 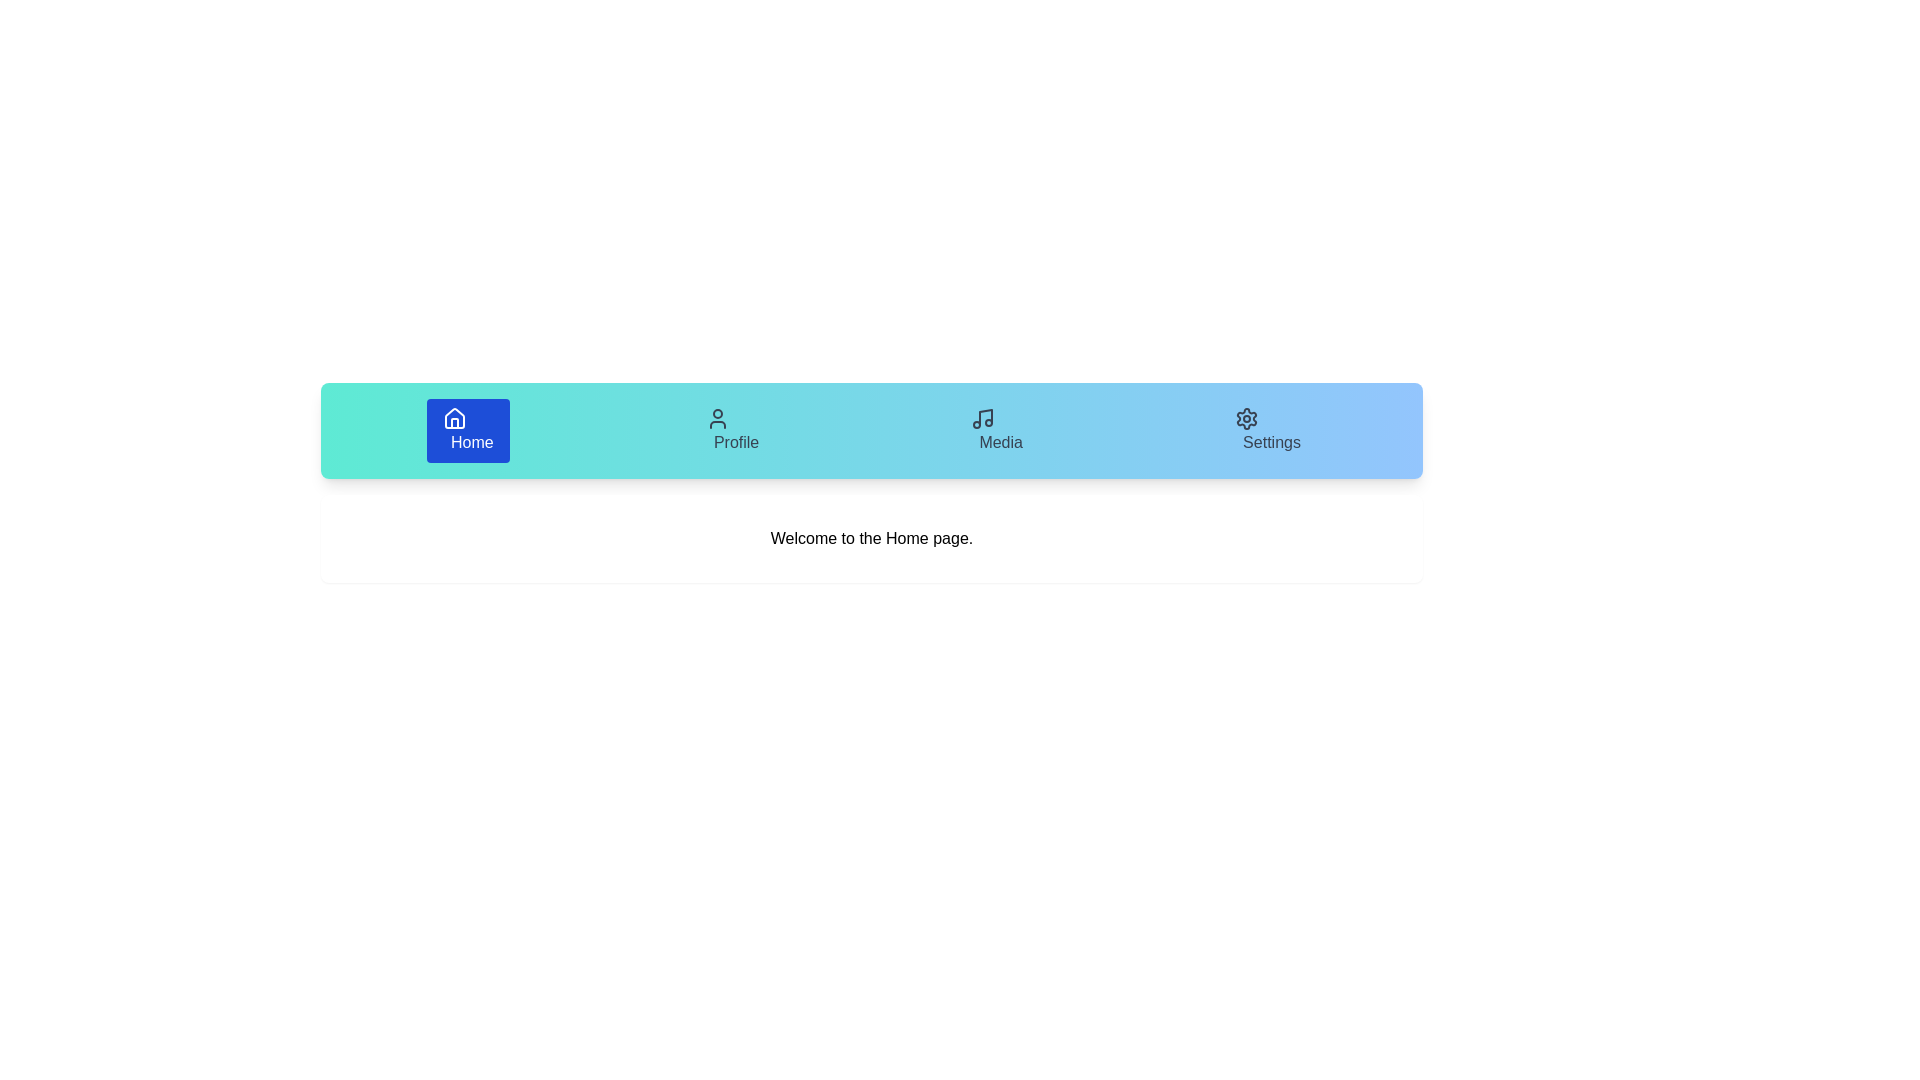 I want to click on the Home tab to display its content, so click(x=466, y=430).